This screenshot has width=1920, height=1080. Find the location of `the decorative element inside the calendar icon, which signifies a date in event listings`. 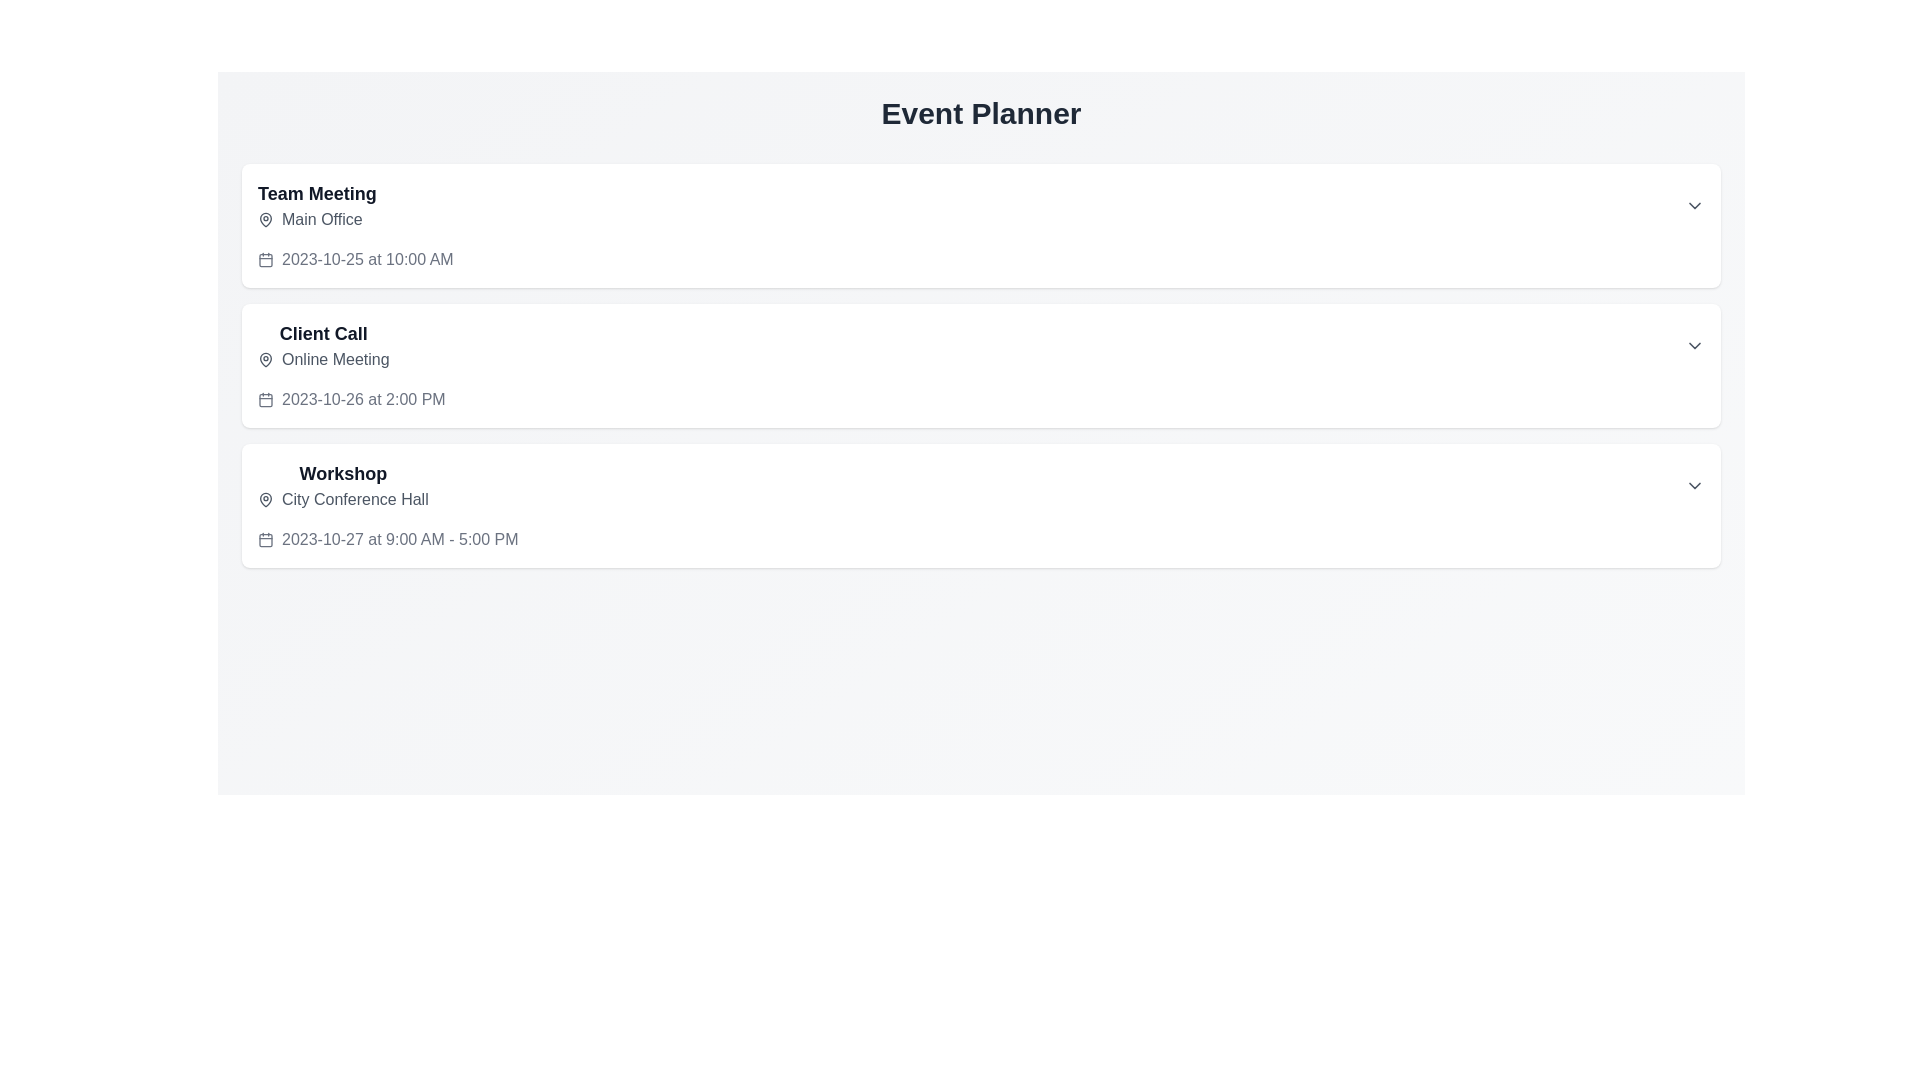

the decorative element inside the calendar icon, which signifies a date in event listings is located at coordinates (264, 258).